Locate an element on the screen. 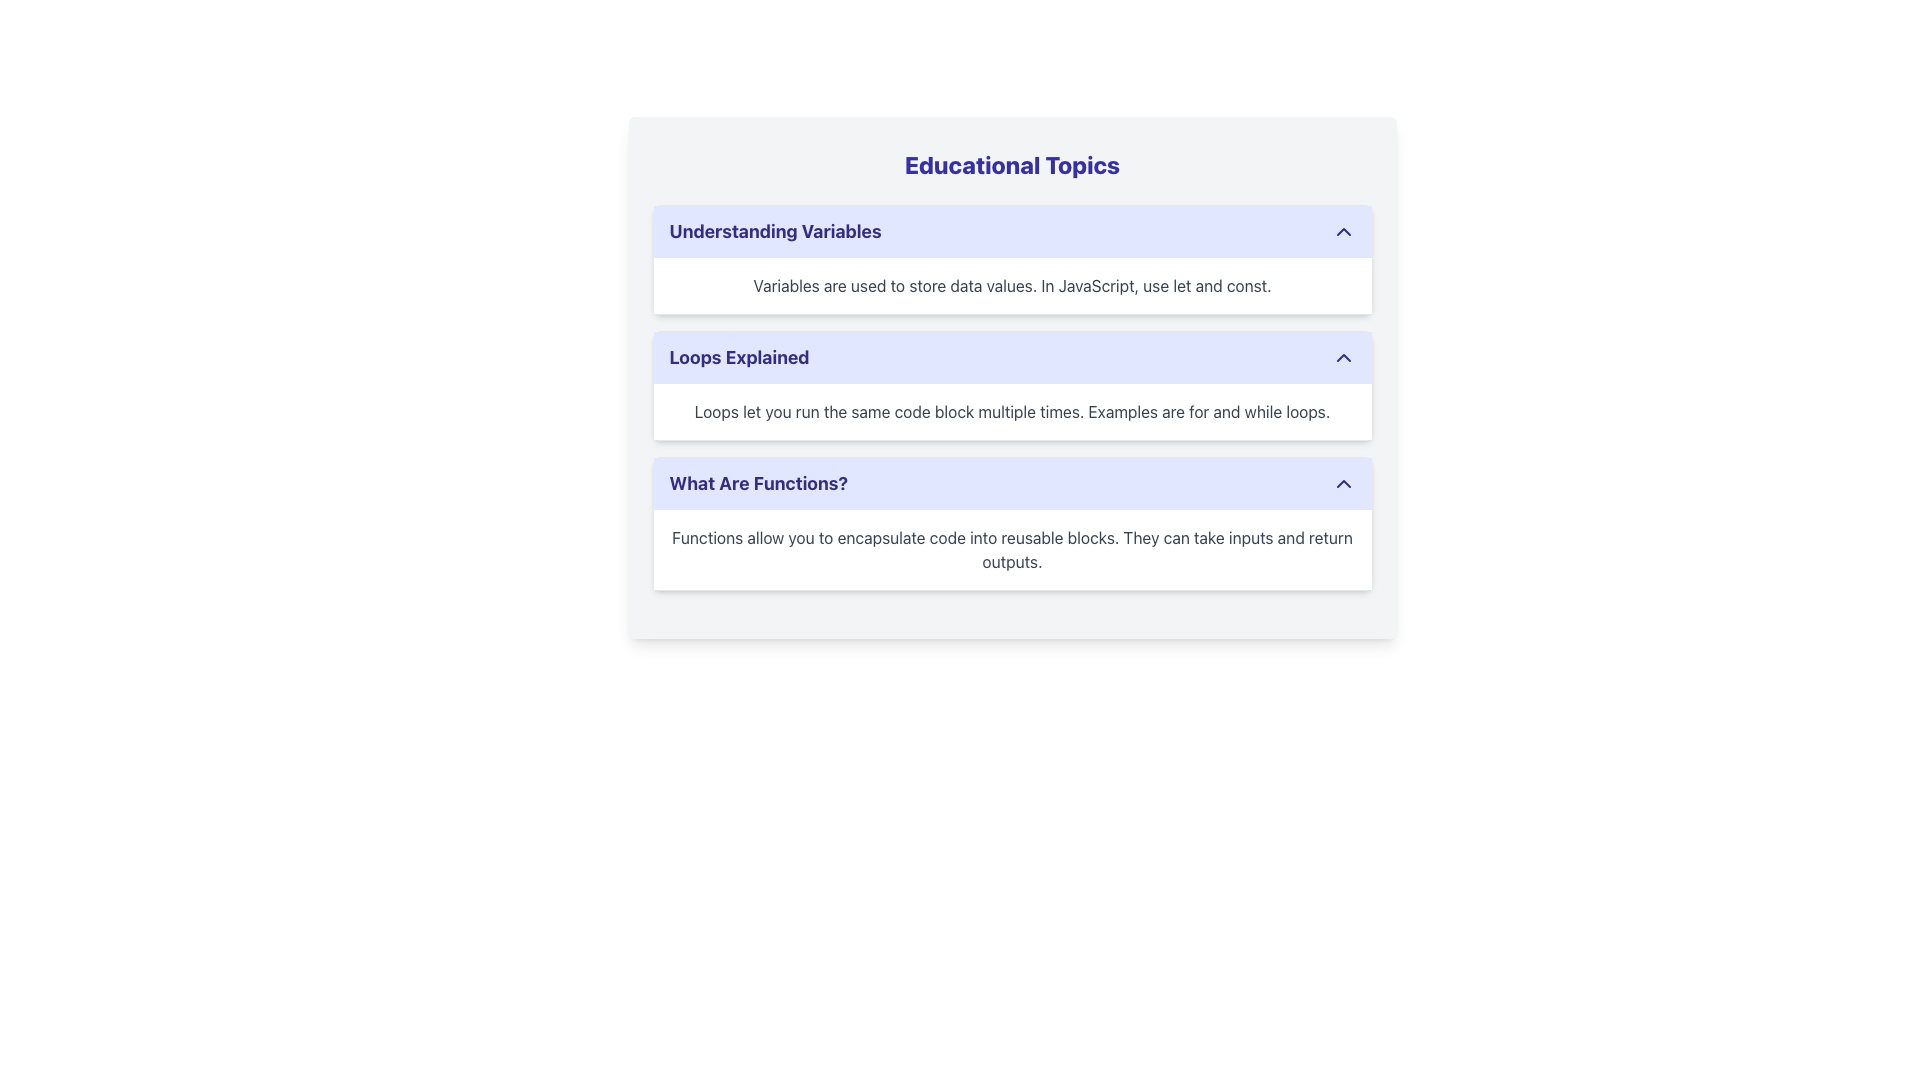  the bold-styled text label displaying 'Understanding Variables', which is prominently positioned within a light indigo background at the top of its section is located at coordinates (774, 230).